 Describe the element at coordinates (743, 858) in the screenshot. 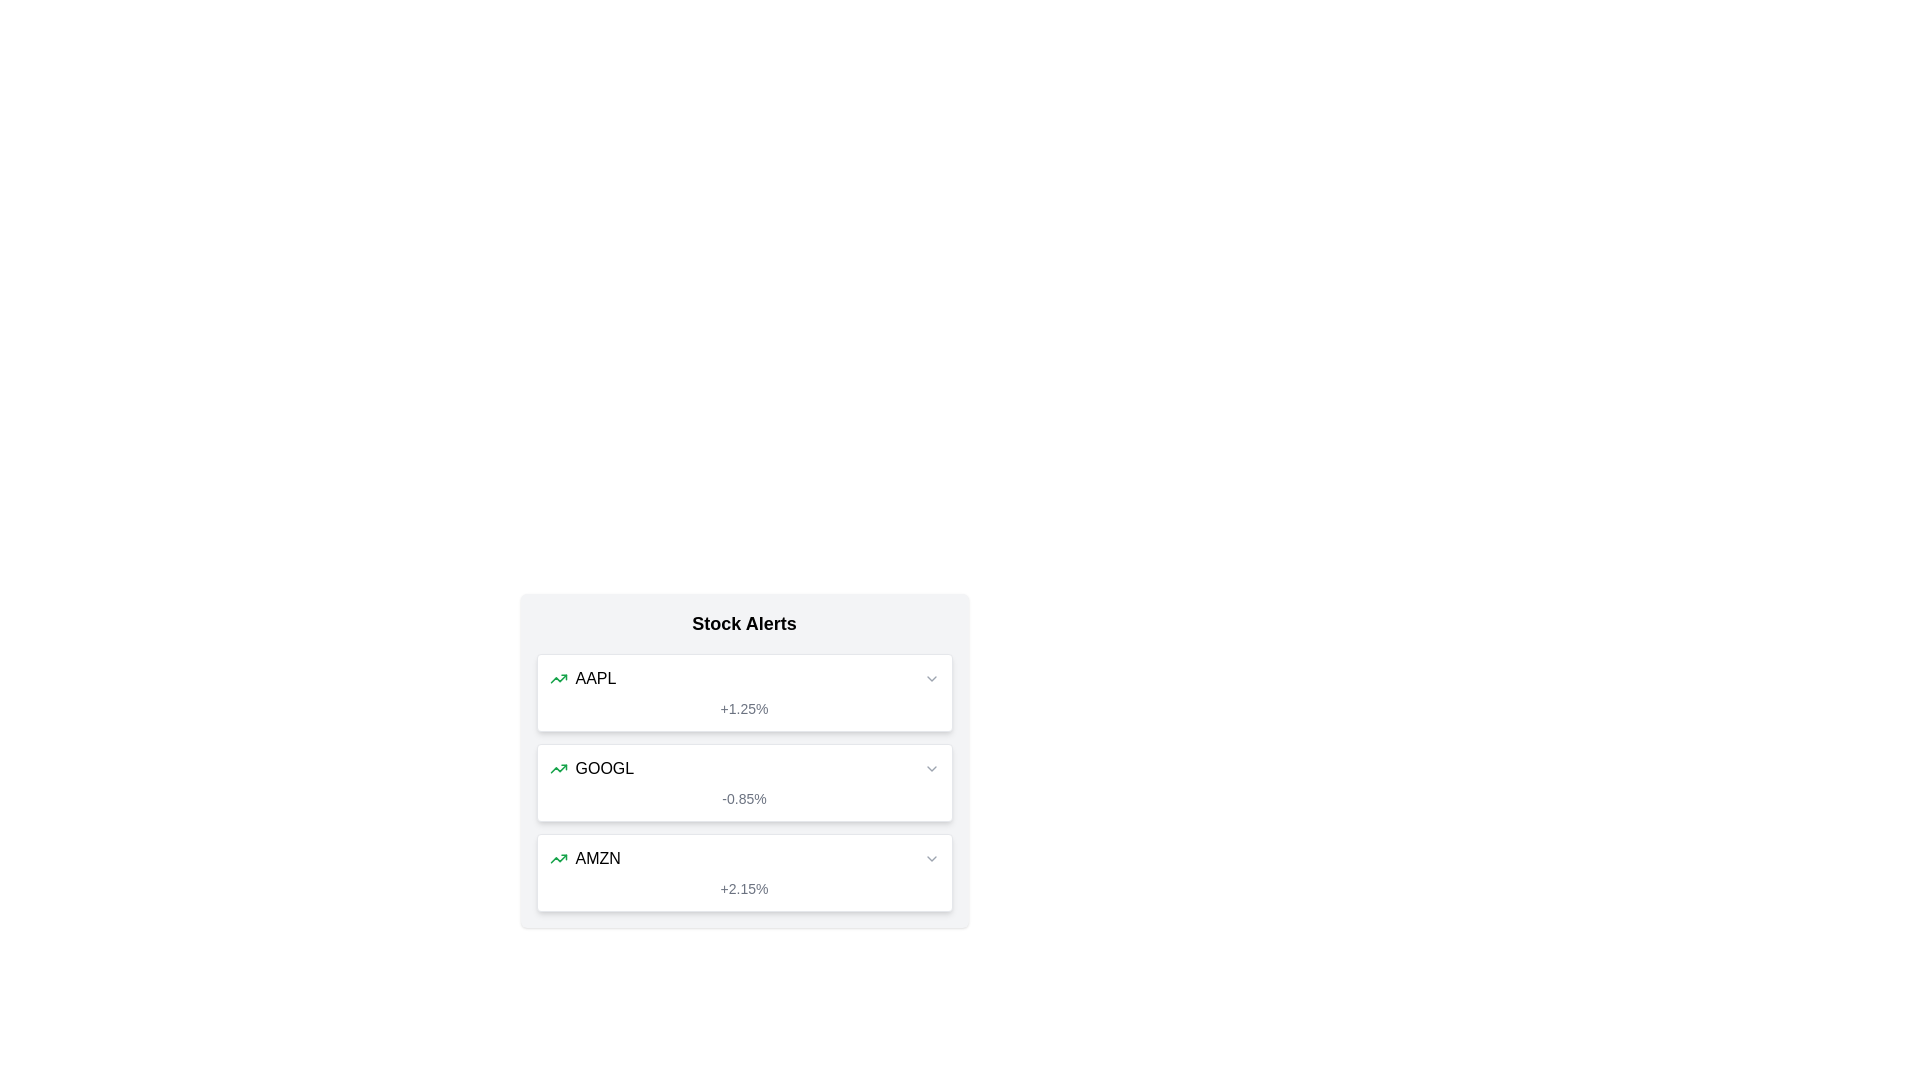

I see `graphical trend indicator of the stock entry for 'AMZN' located in the third row of the 'Stock Alerts' list` at that location.